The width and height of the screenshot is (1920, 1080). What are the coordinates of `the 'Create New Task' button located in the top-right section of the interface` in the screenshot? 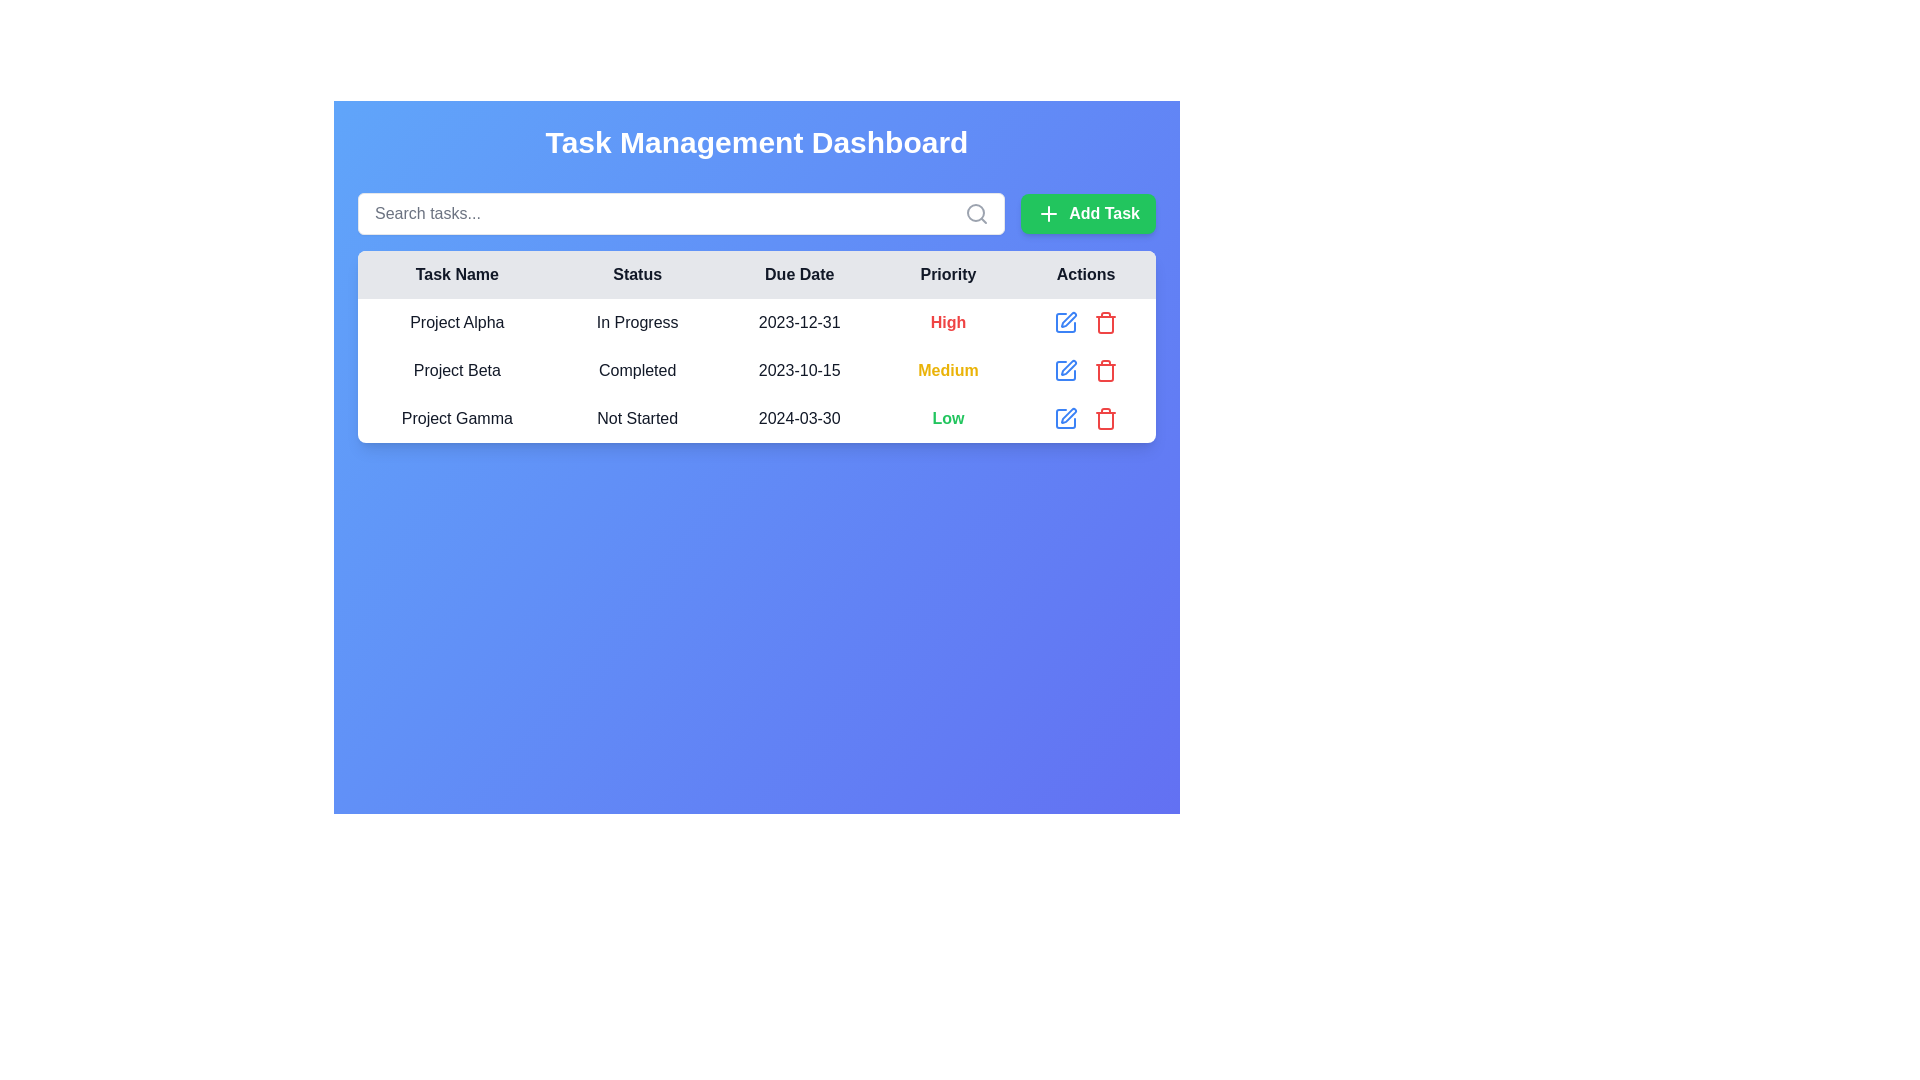 It's located at (1087, 213).